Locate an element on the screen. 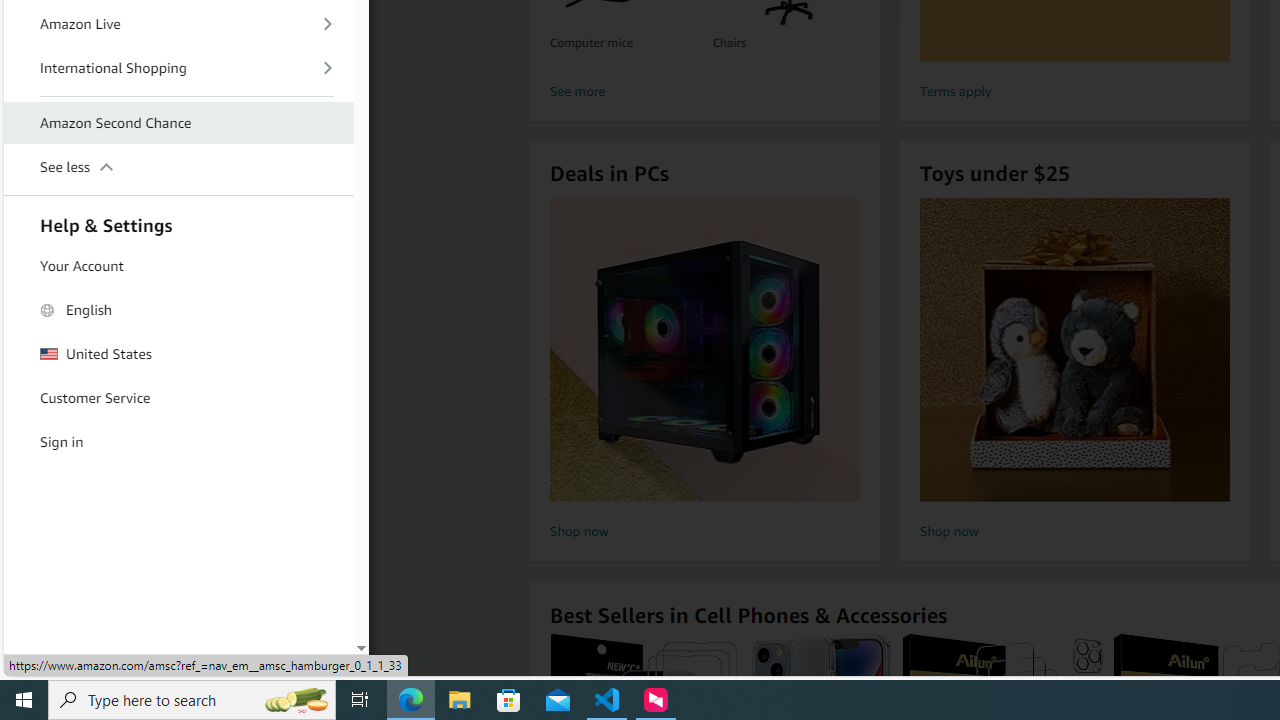 Image resolution: width=1280 pixels, height=720 pixels. 'Help & Settings' is located at coordinates (179, 222).